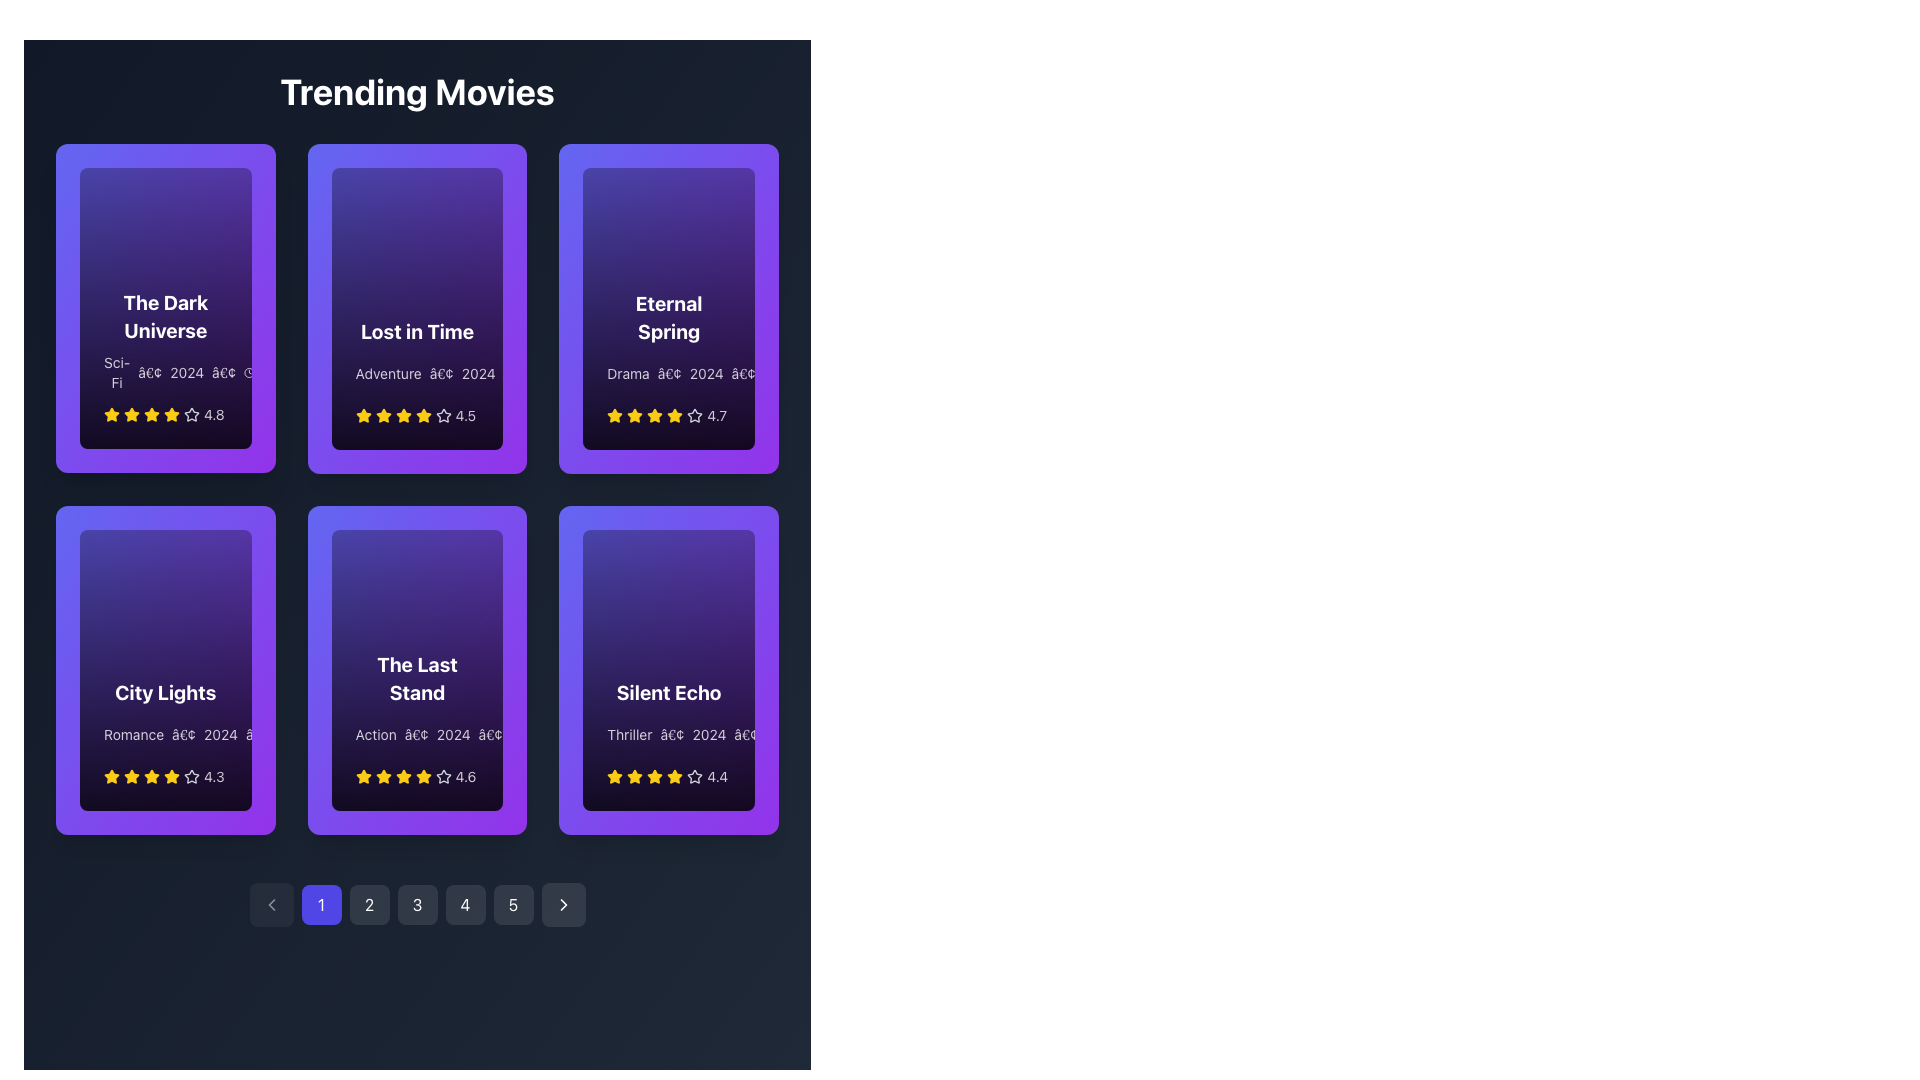 The image size is (1920, 1080). What do you see at coordinates (634, 414) in the screenshot?
I see `the second star in the rating system located below the movie title 'Eternal Spring' in the trending movies grid to interact with the rating system` at bounding box center [634, 414].